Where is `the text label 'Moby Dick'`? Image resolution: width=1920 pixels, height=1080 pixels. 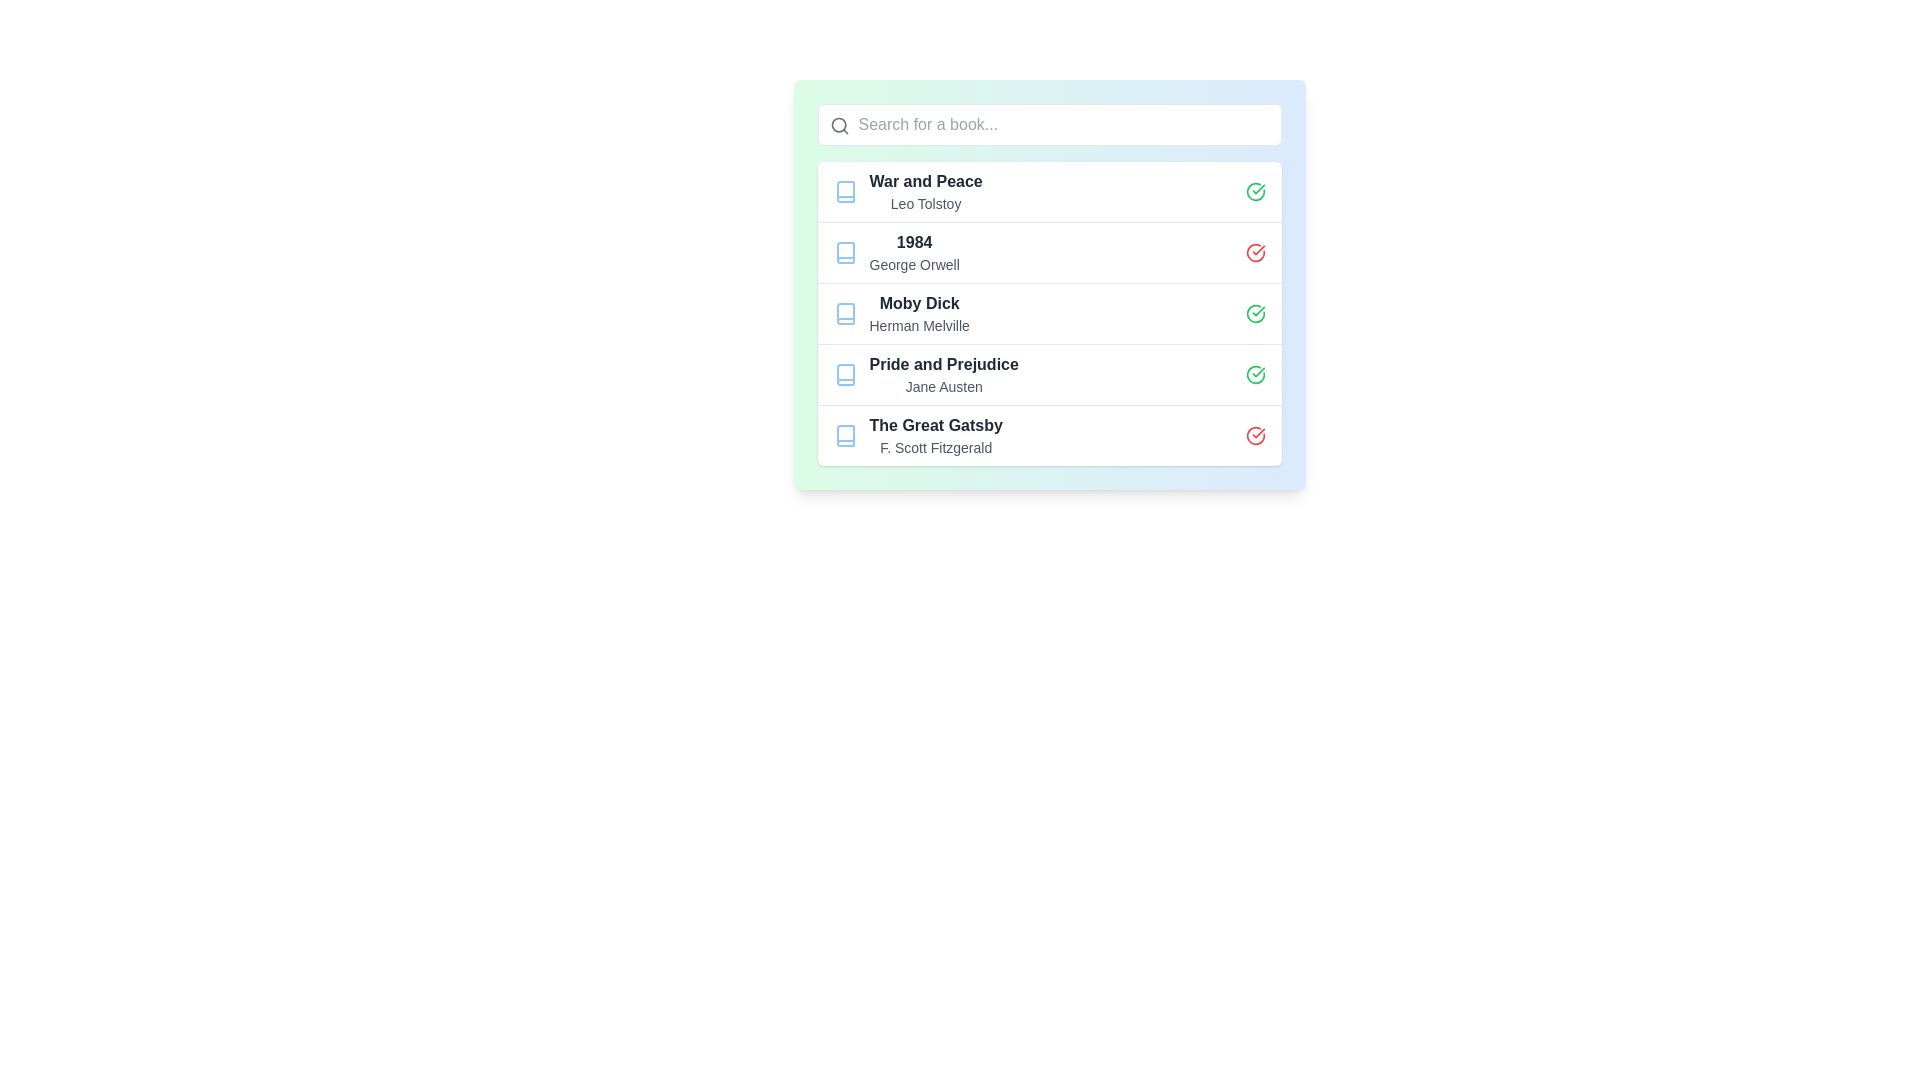
the text label 'Moby Dick' is located at coordinates (918, 304).